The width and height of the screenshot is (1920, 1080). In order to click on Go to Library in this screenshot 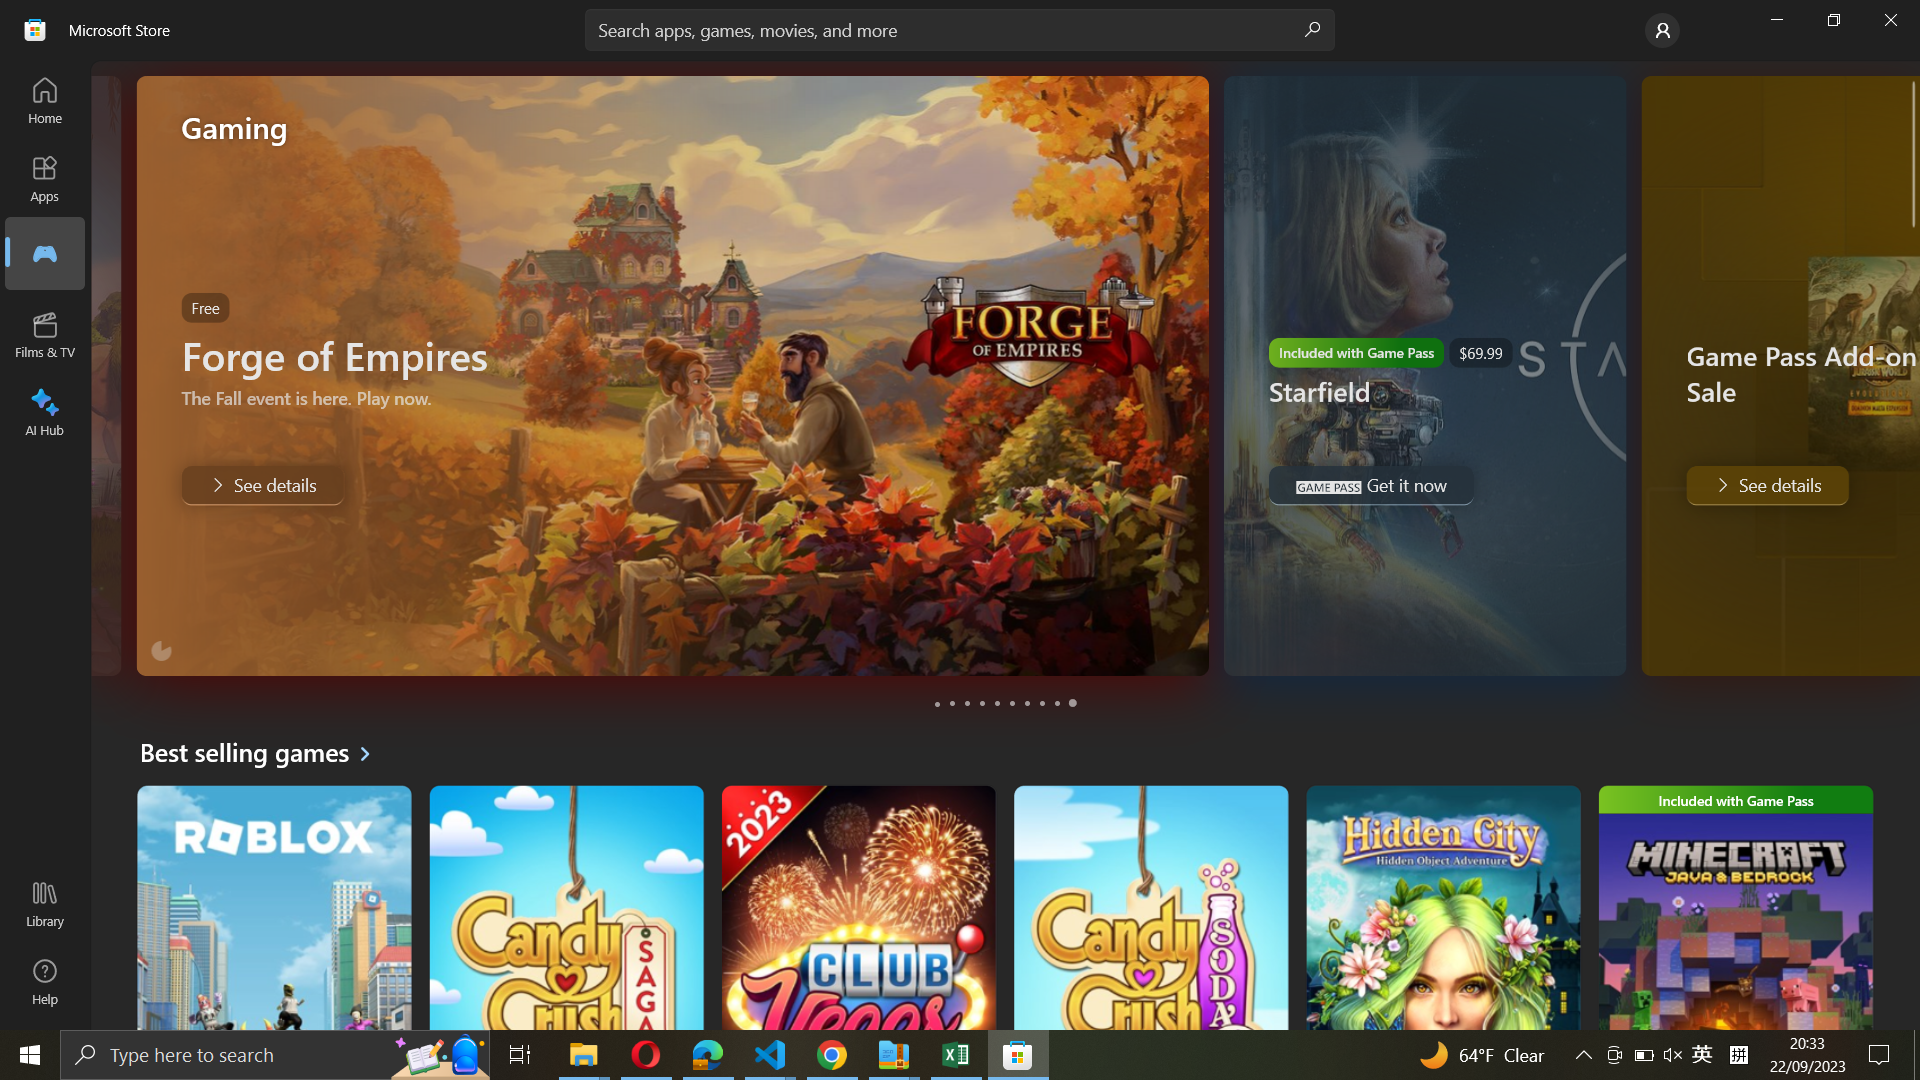, I will do `click(48, 906)`.